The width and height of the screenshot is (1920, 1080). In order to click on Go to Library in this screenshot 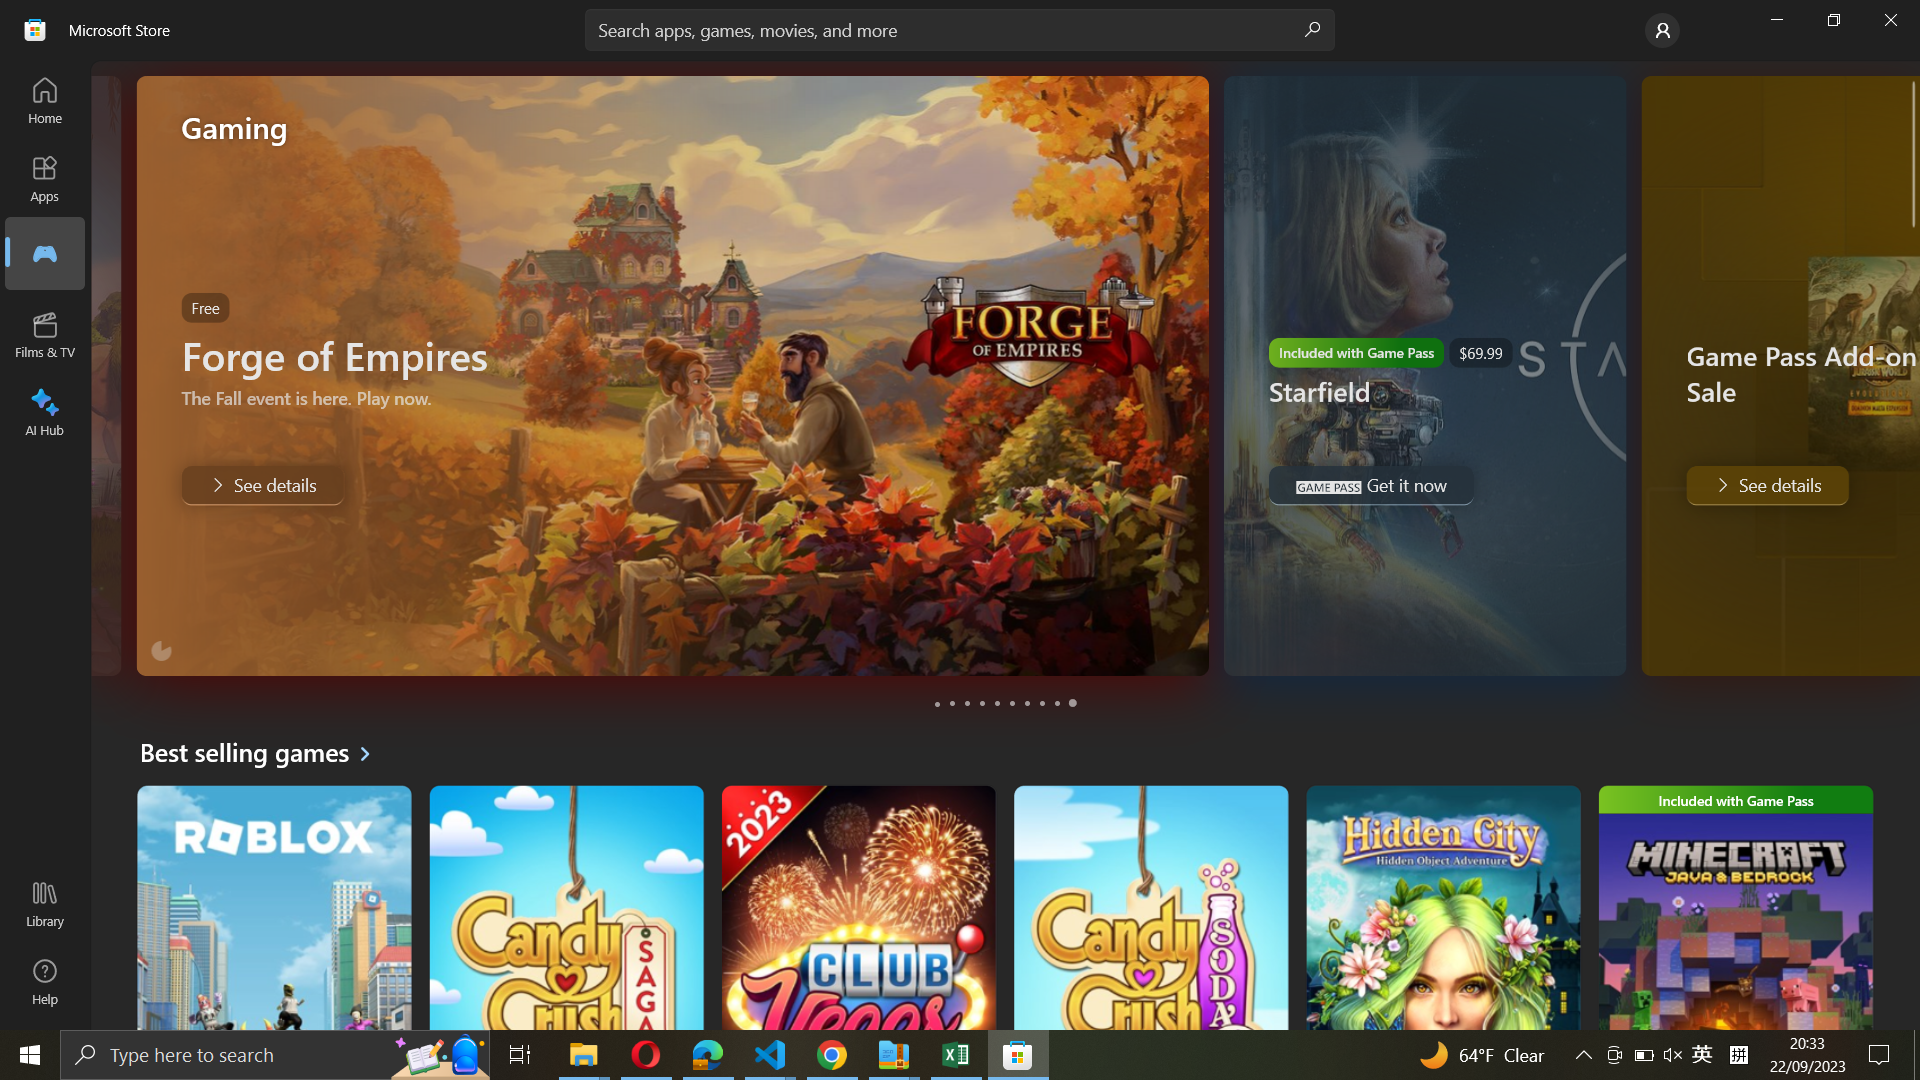, I will do `click(48, 906)`.